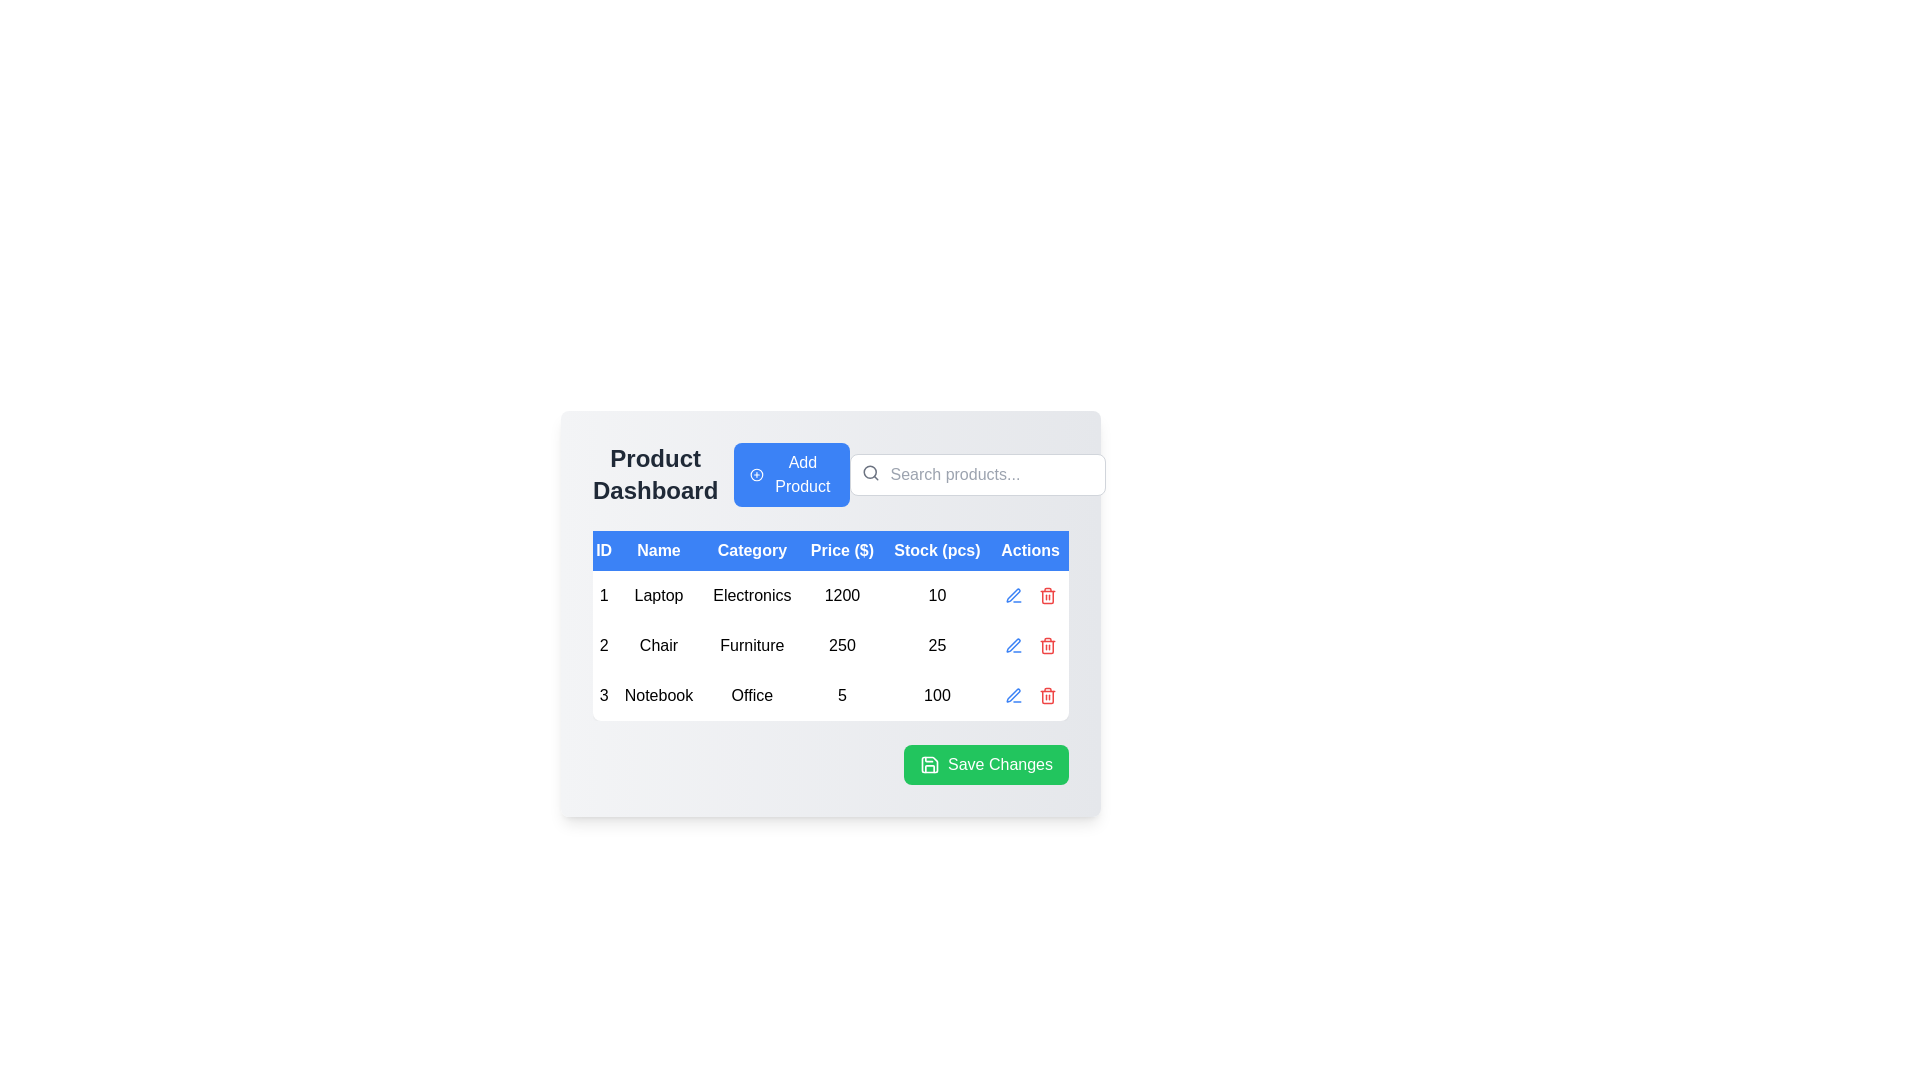 The height and width of the screenshot is (1080, 1920). Describe the element at coordinates (791, 474) in the screenshot. I see `the button located to the right of 'Product Dashboard' and to the left of the search input field to change its color tone` at that location.